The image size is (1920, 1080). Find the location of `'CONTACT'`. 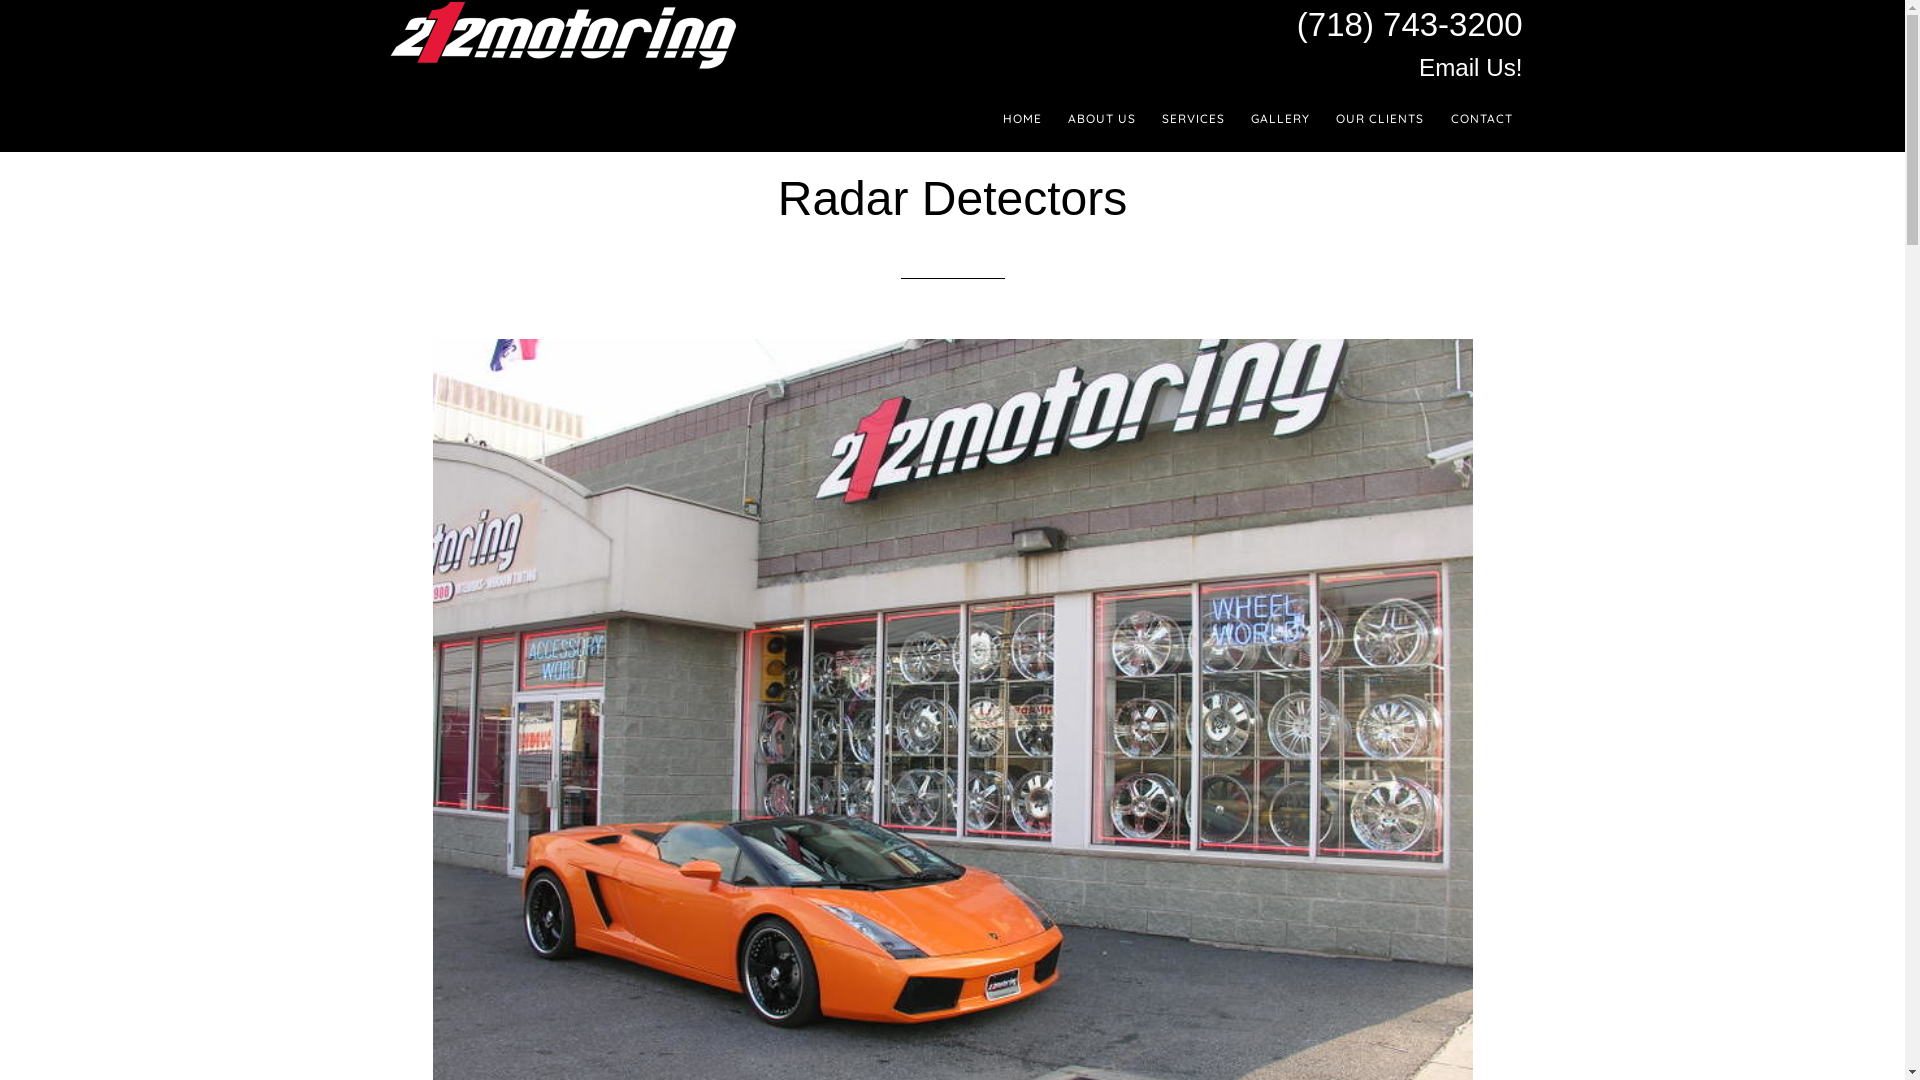

'CONTACT' is located at coordinates (1440, 119).